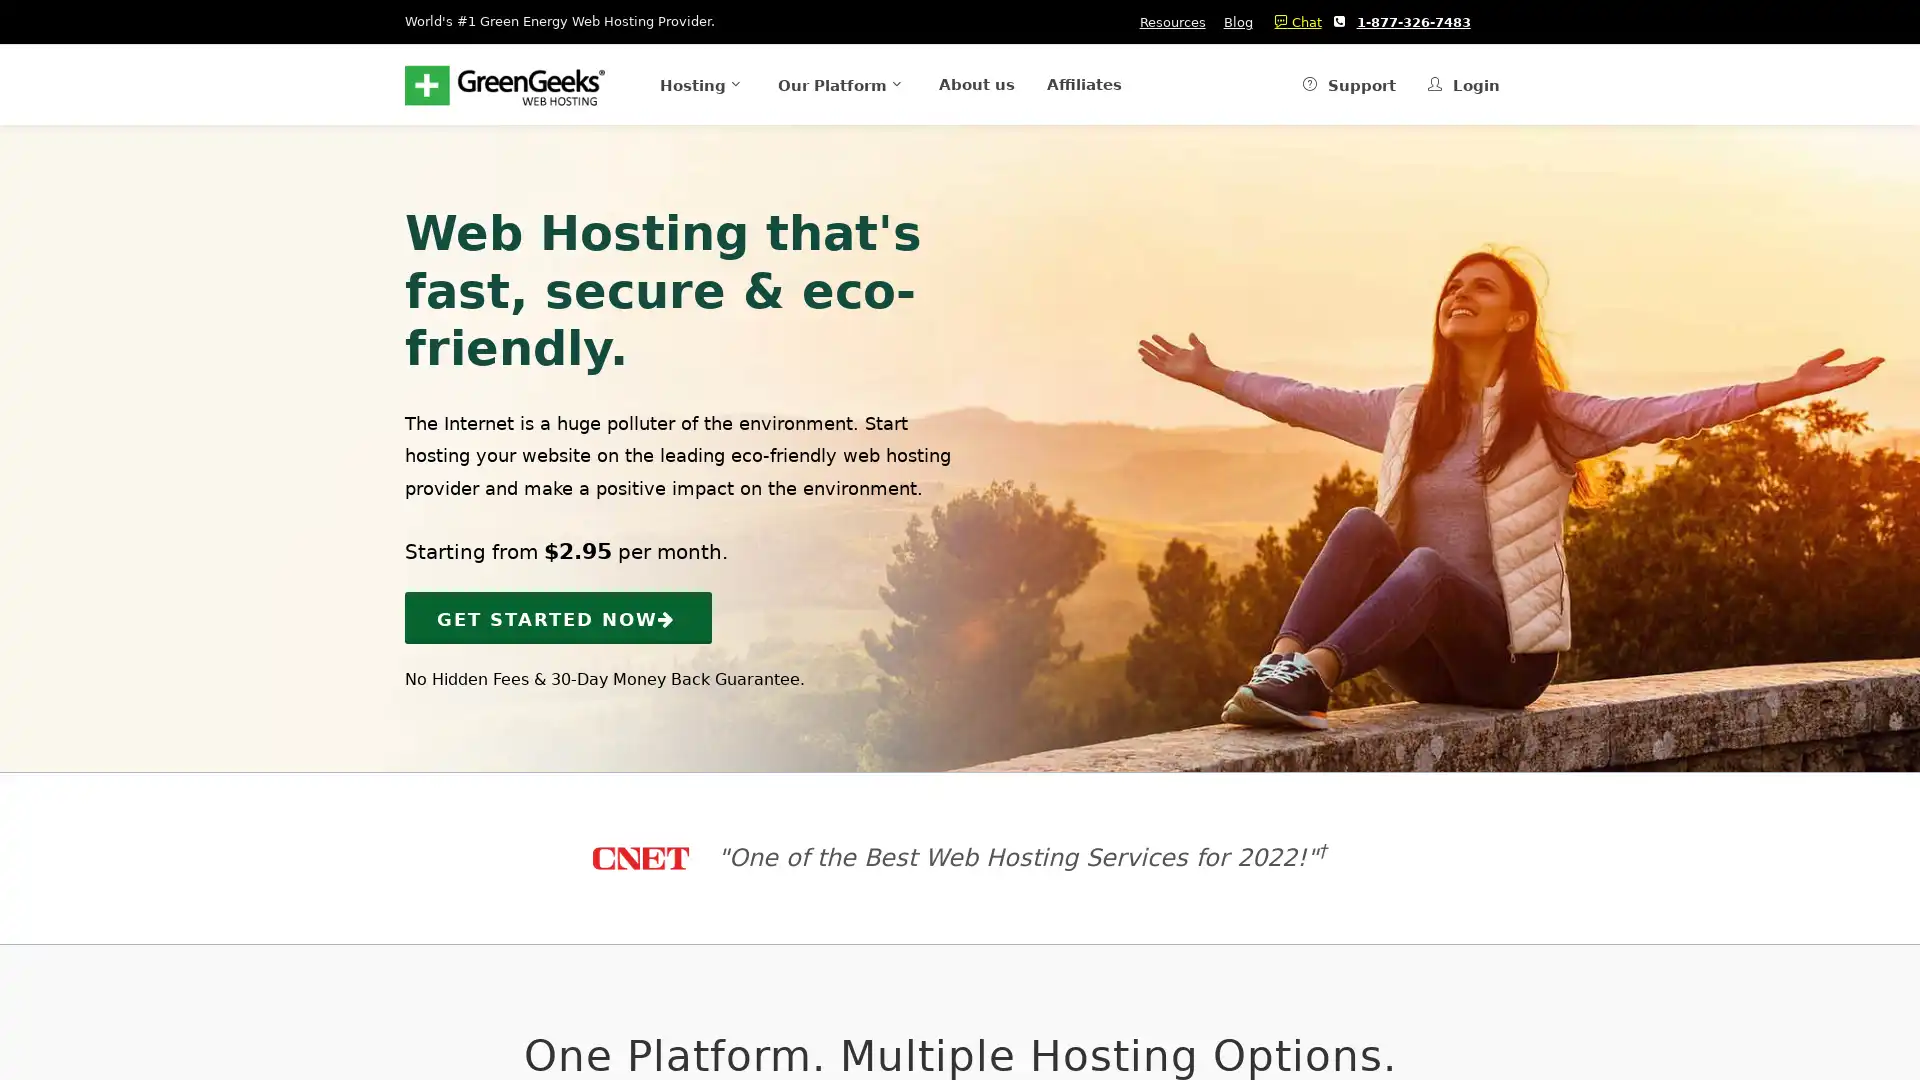 The height and width of the screenshot is (1080, 1920). I want to click on Get Started Now, so click(558, 616).